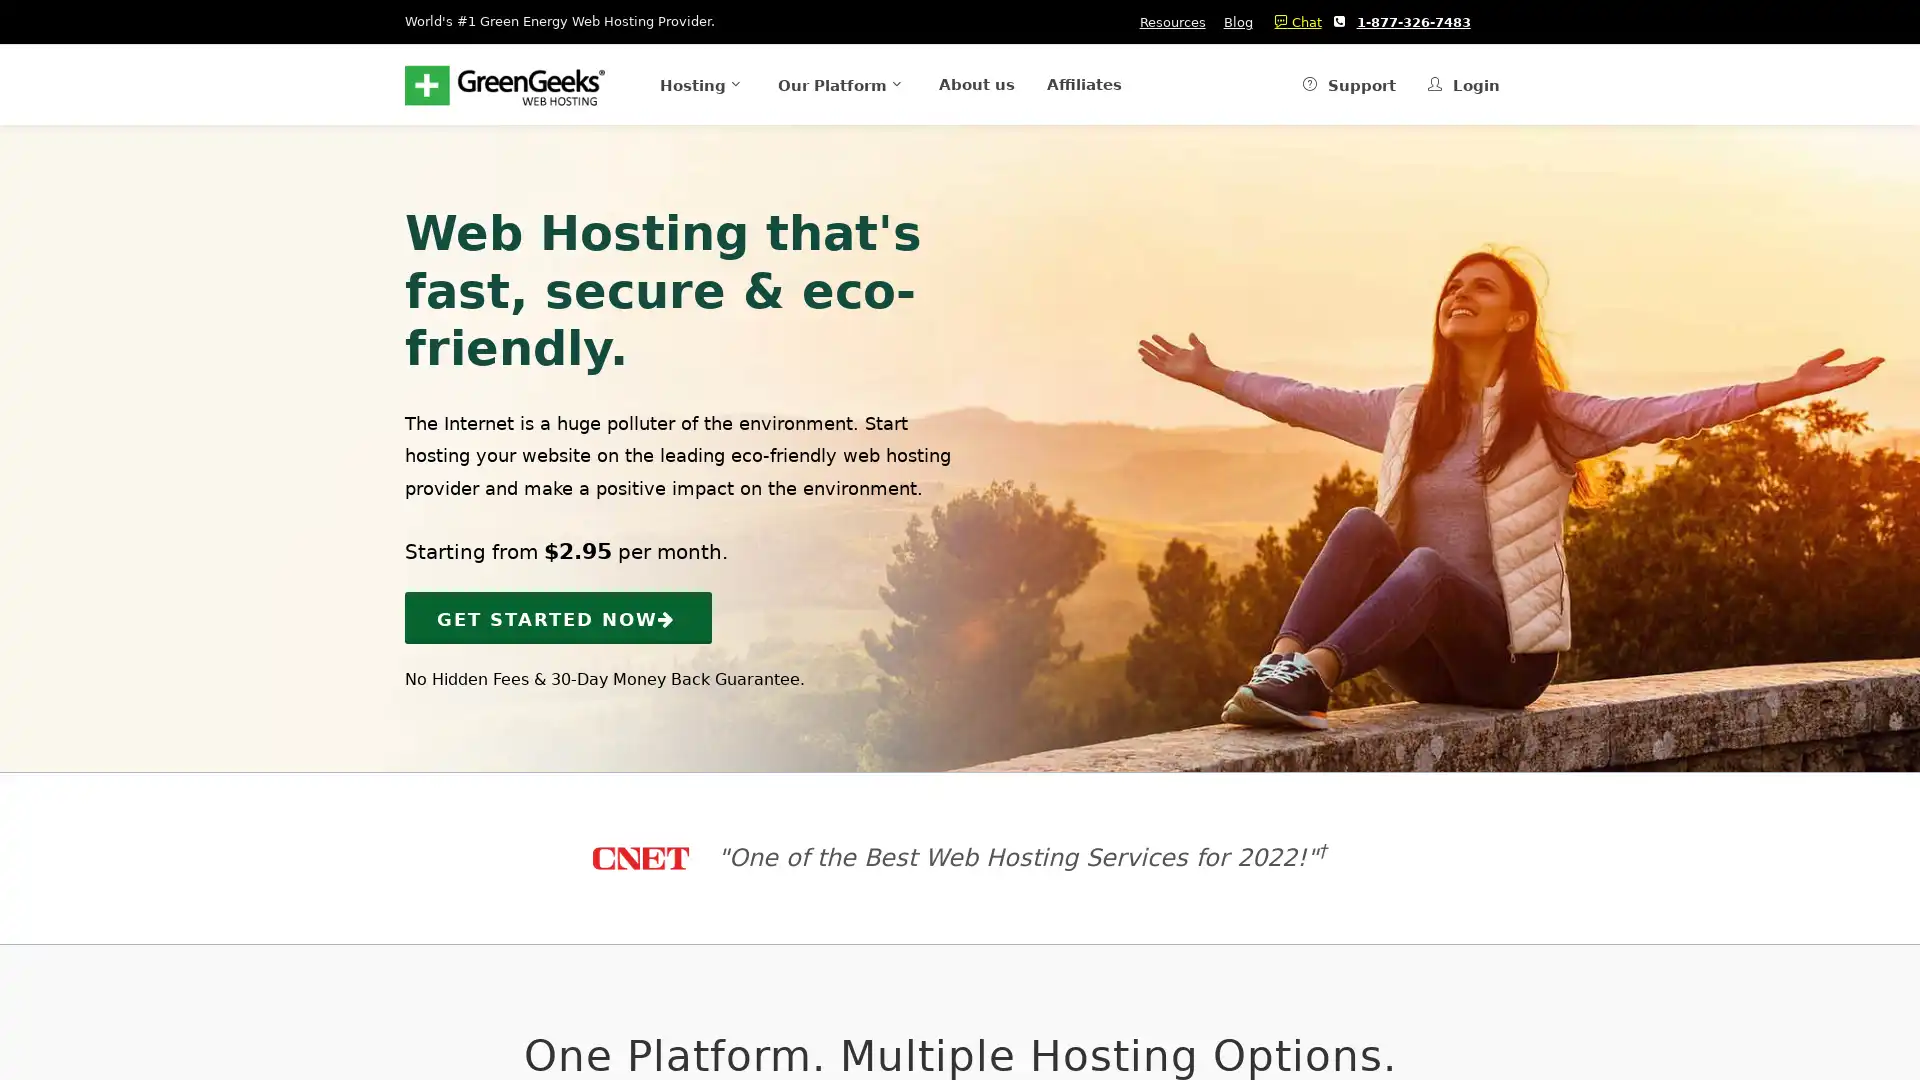 The height and width of the screenshot is (1080, 1920). I want to click on Get Started Now, so click(558, 616).